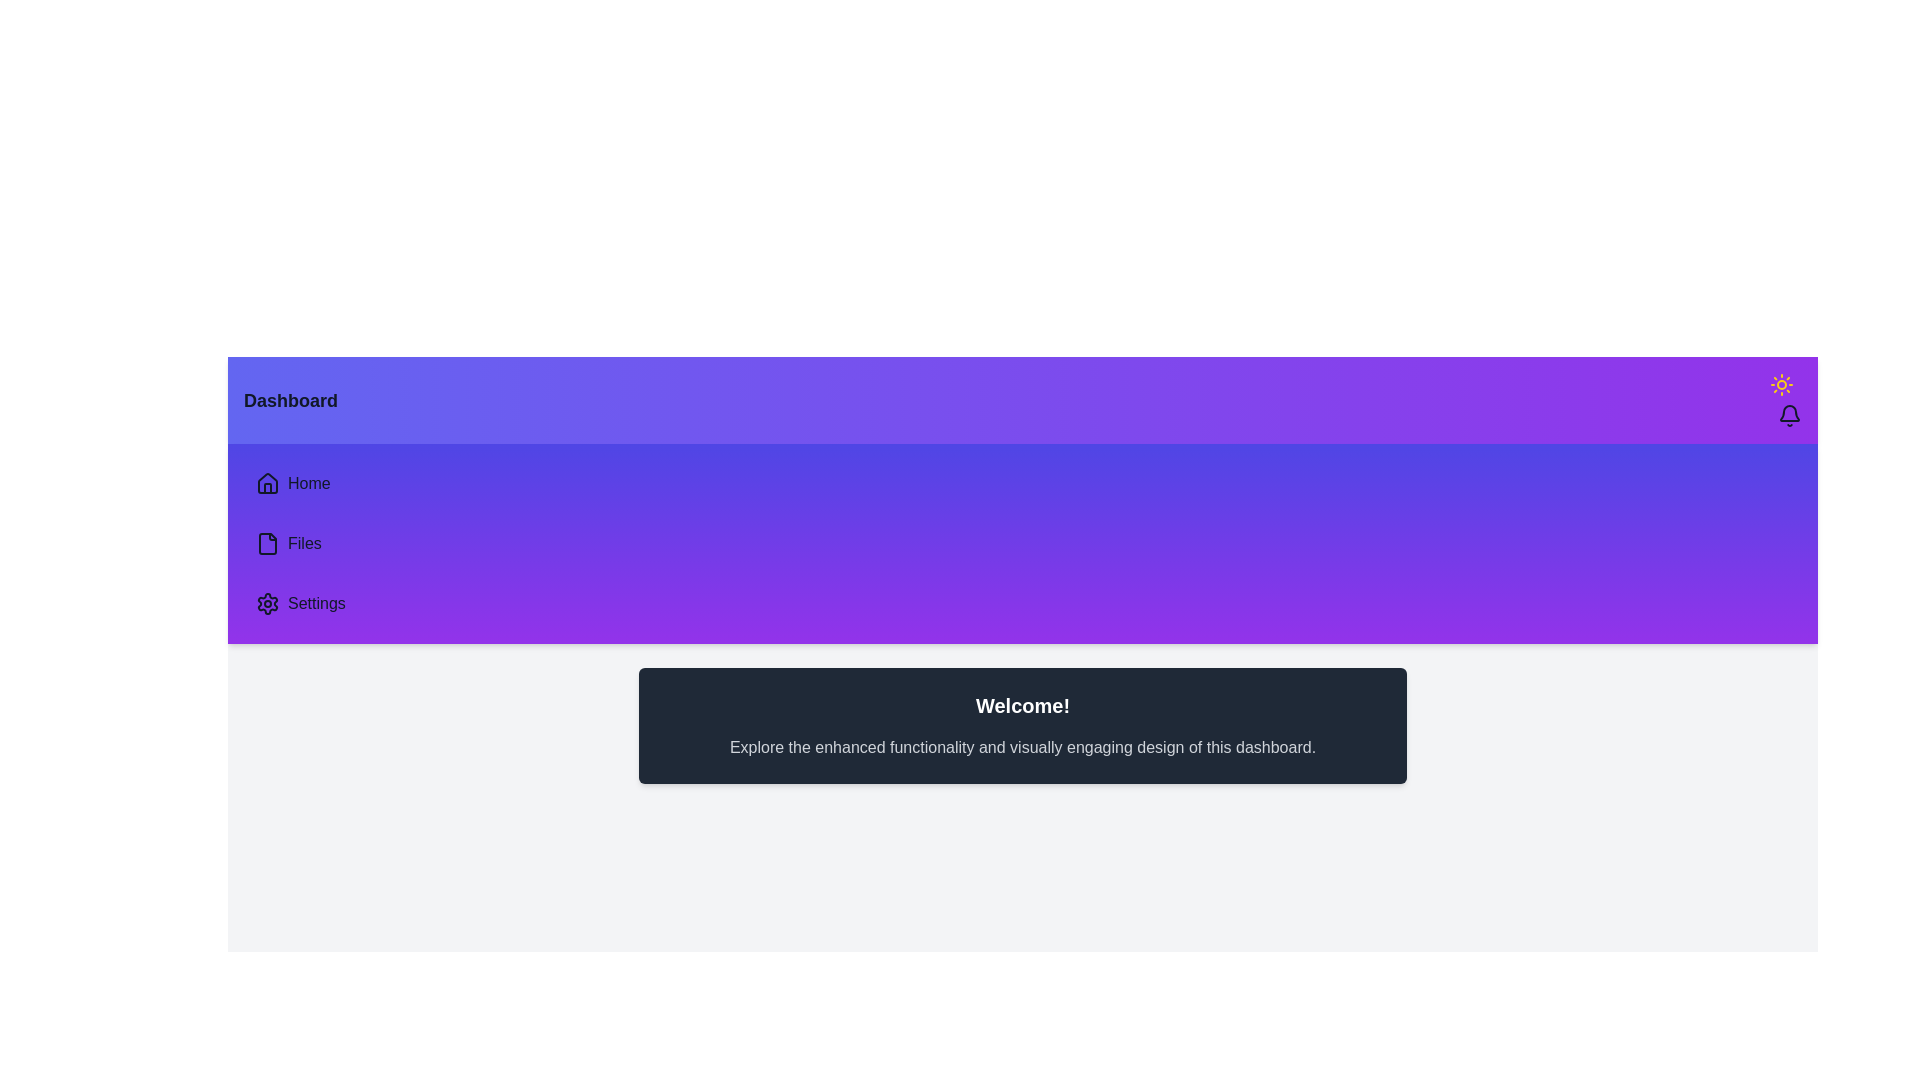 Image resolution: width=1920 pixels, height=1080 pixels. Describe the element at coordinates (1781, 385) in the screenshot. I see `the sun icon to toggle dark mode` at that location.